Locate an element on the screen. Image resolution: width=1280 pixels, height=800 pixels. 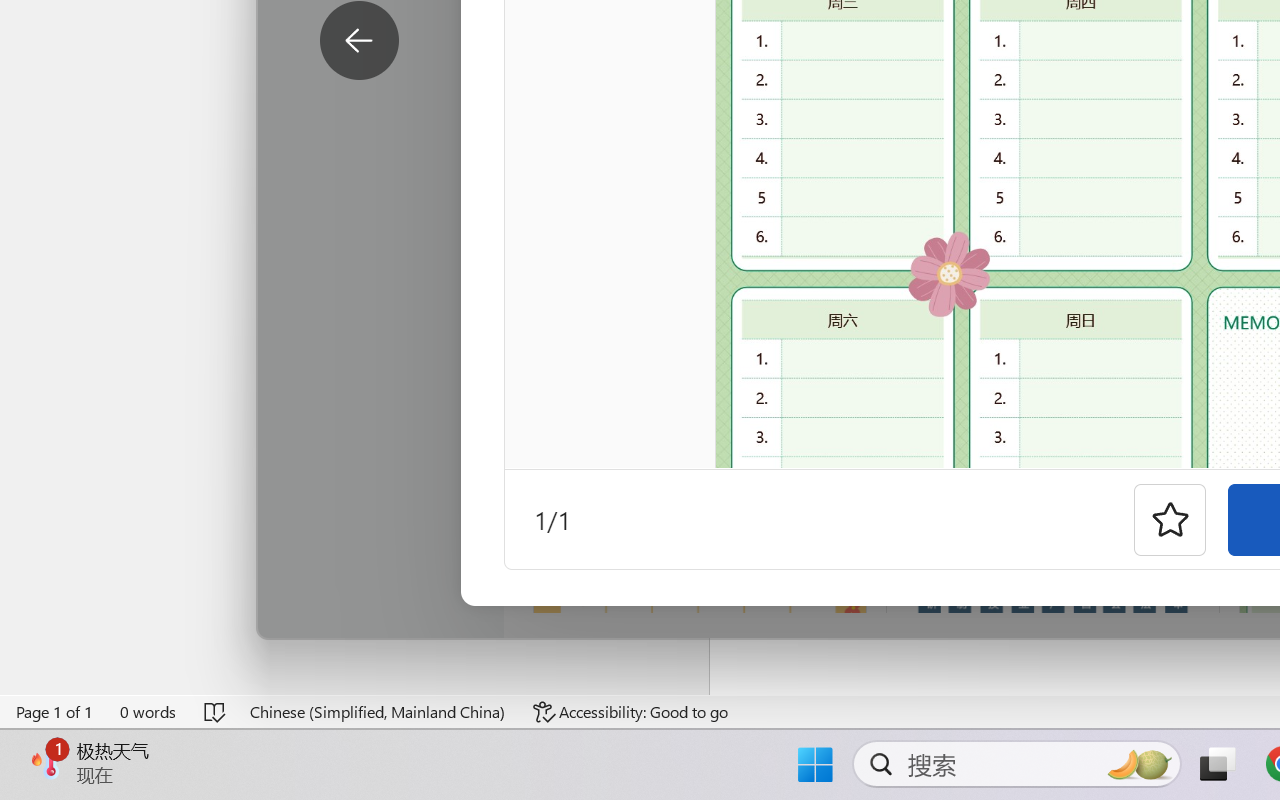
'Language Chinese (Simplified, Mainland China)' is located at coordinates (378, 711).